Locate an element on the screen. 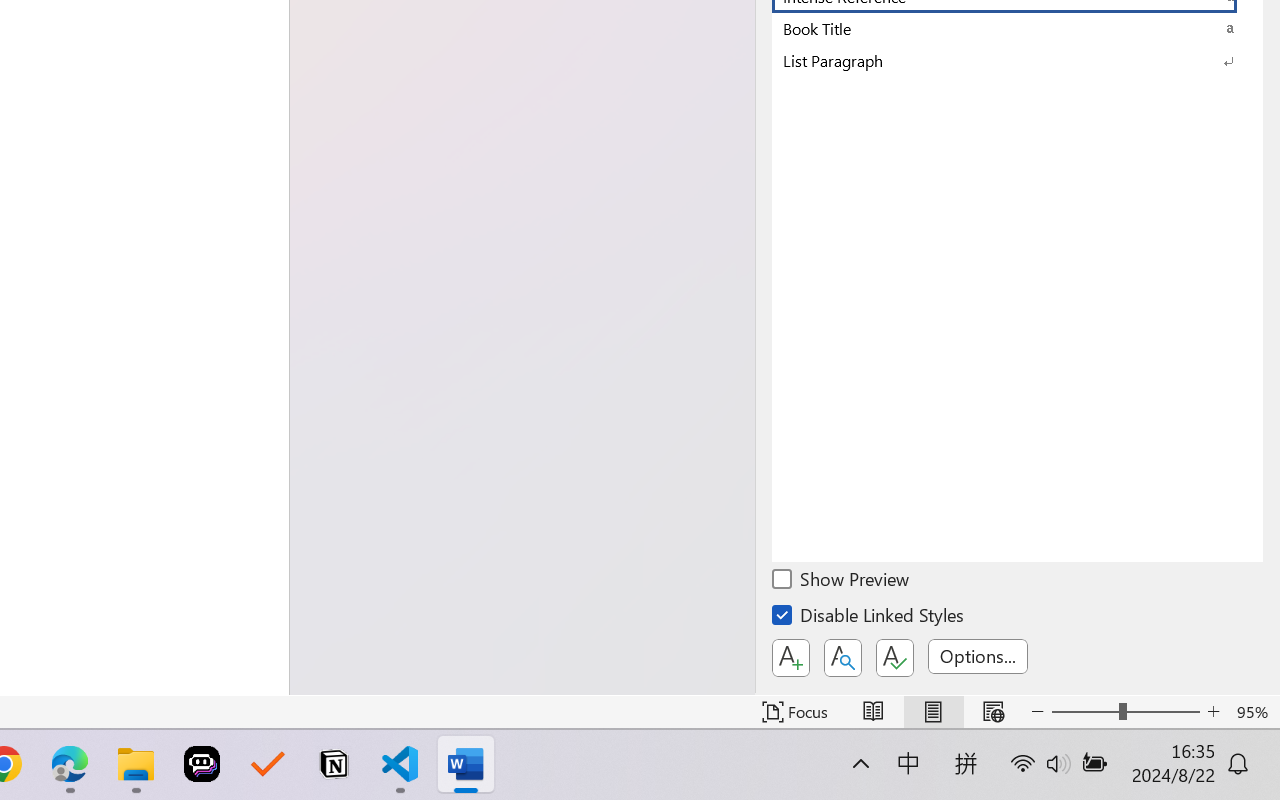 This screenshot has width=1280, height=800. 'Class: NetUIButton' is located at coordinates (893, 657).